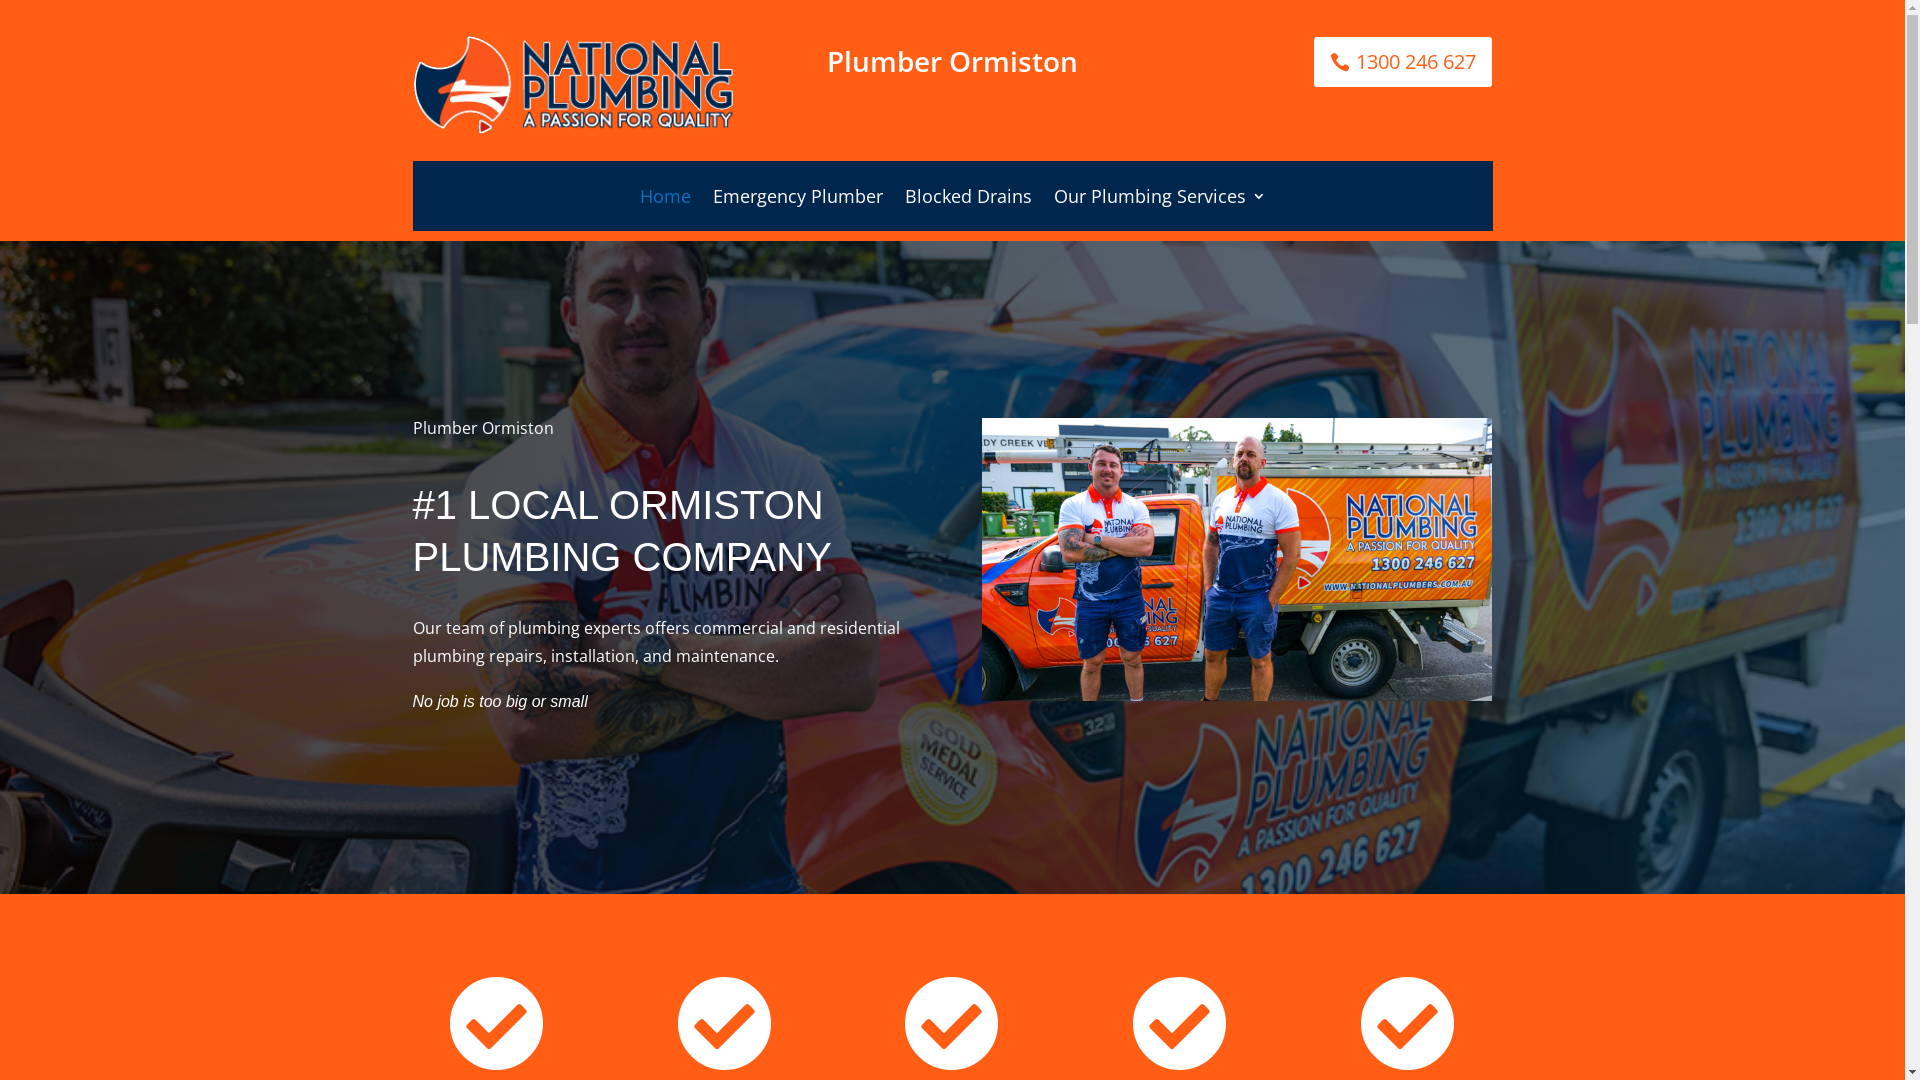 The width and height of the screenshot is (1920, 1080). I want to click on '1300 246 627', so click(1314, 60).